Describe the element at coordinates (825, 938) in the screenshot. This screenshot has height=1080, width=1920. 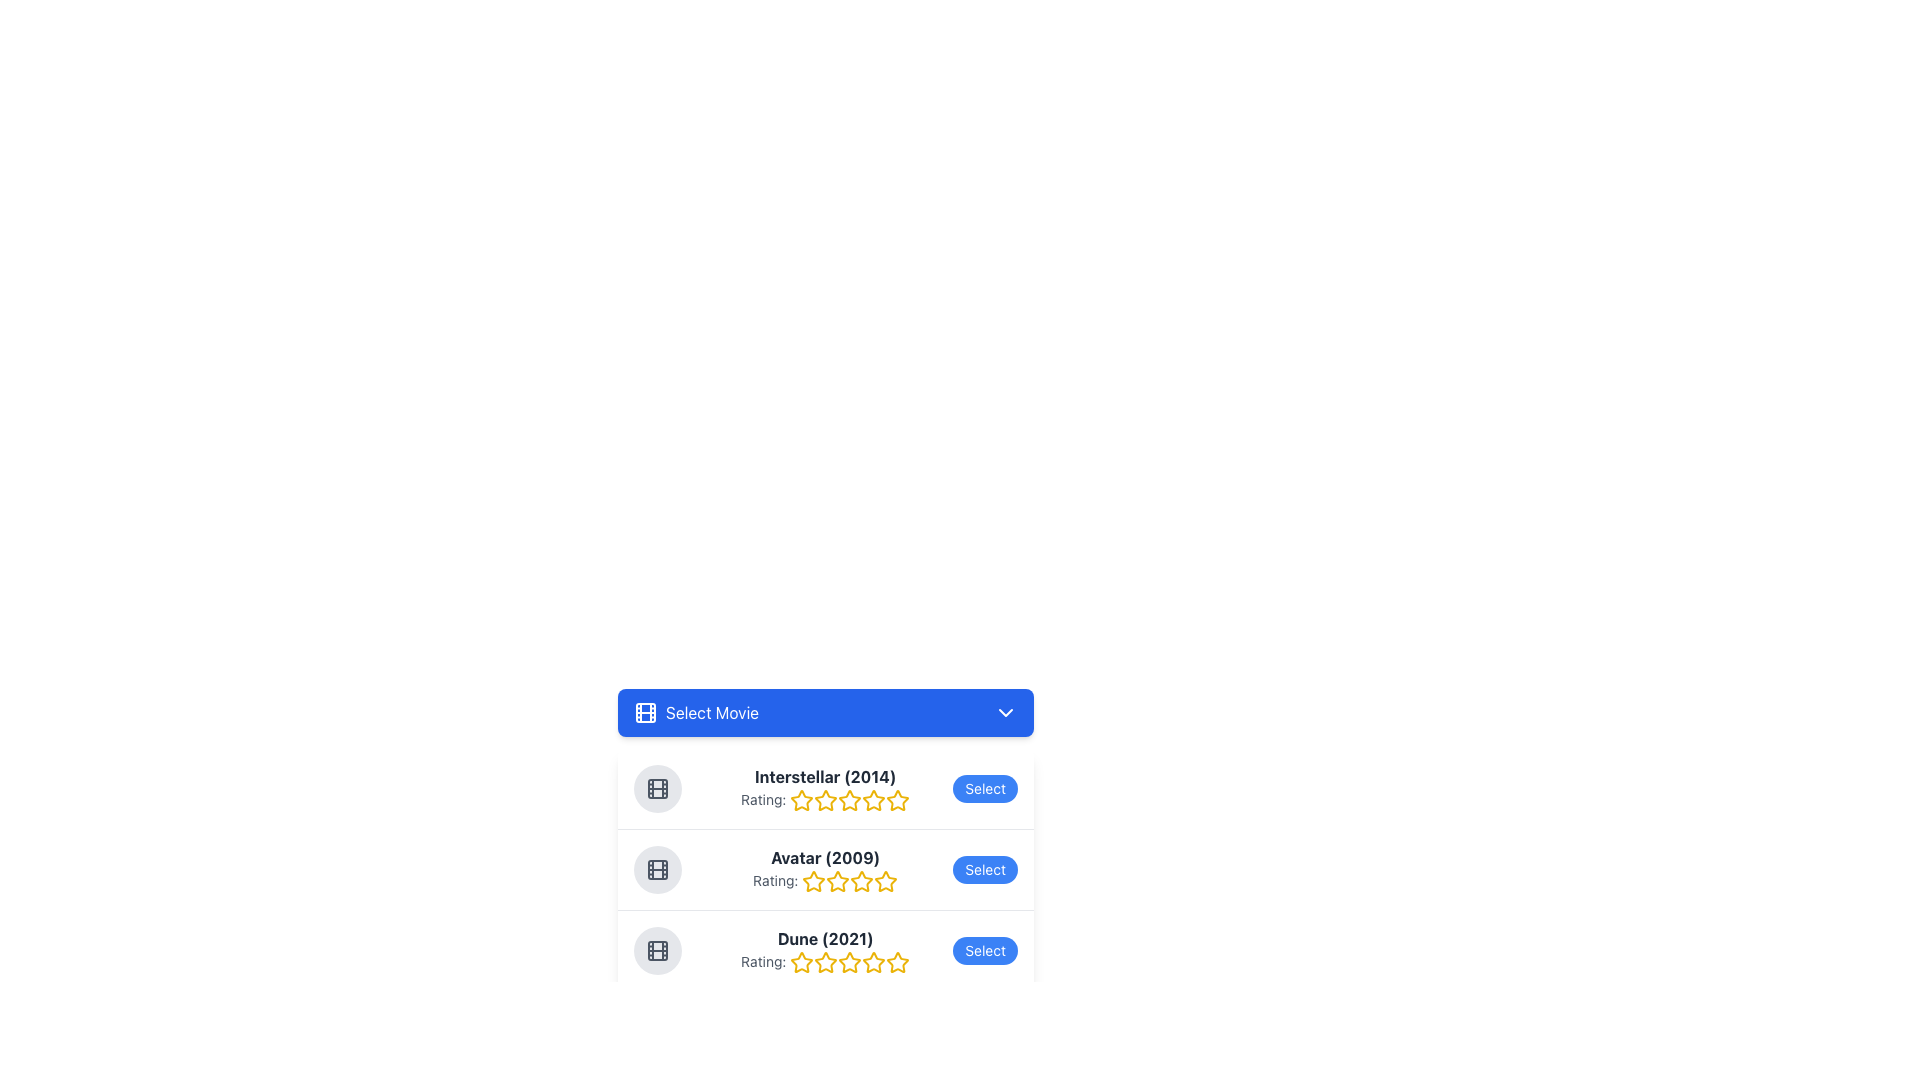
I see `the bold dark-gray static text titled 'Dune (2021)' which is located in the third movie entry of the listing interface` at that location.